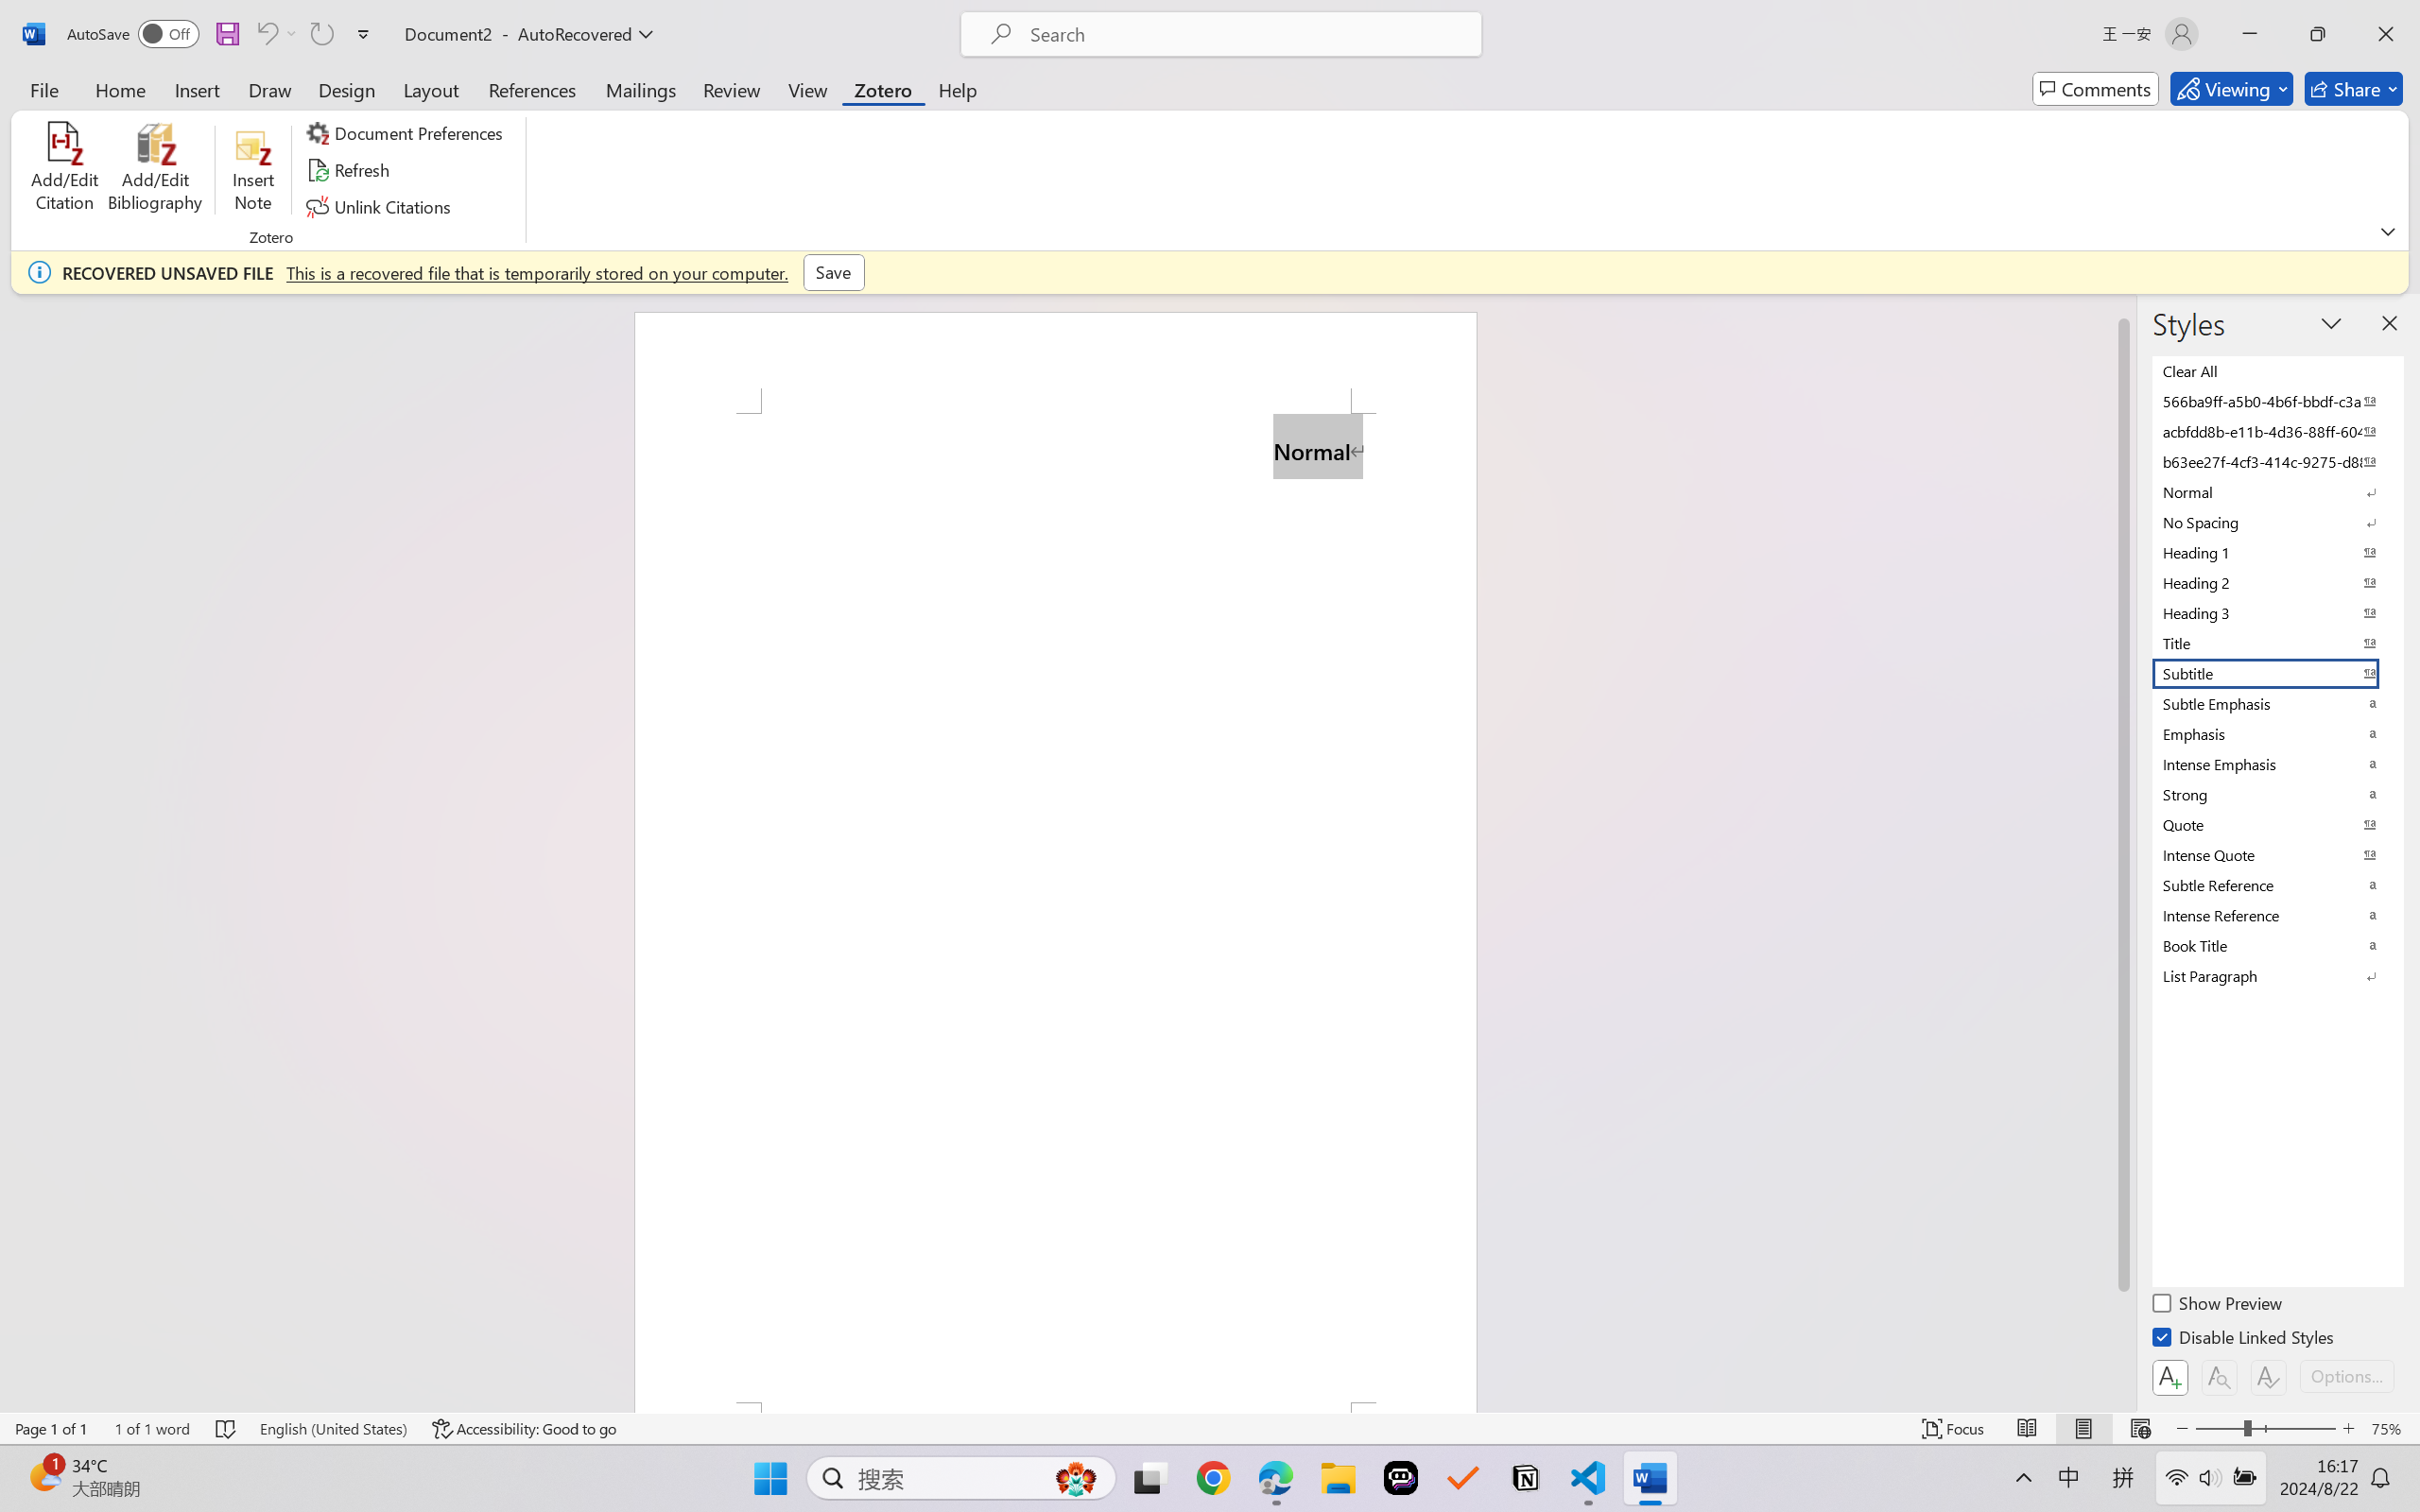 This screenshot has width=2420, height=1512. Describe the element at coordinates (2231, 88) in the screenshot. I see `'Mode'` at that location.